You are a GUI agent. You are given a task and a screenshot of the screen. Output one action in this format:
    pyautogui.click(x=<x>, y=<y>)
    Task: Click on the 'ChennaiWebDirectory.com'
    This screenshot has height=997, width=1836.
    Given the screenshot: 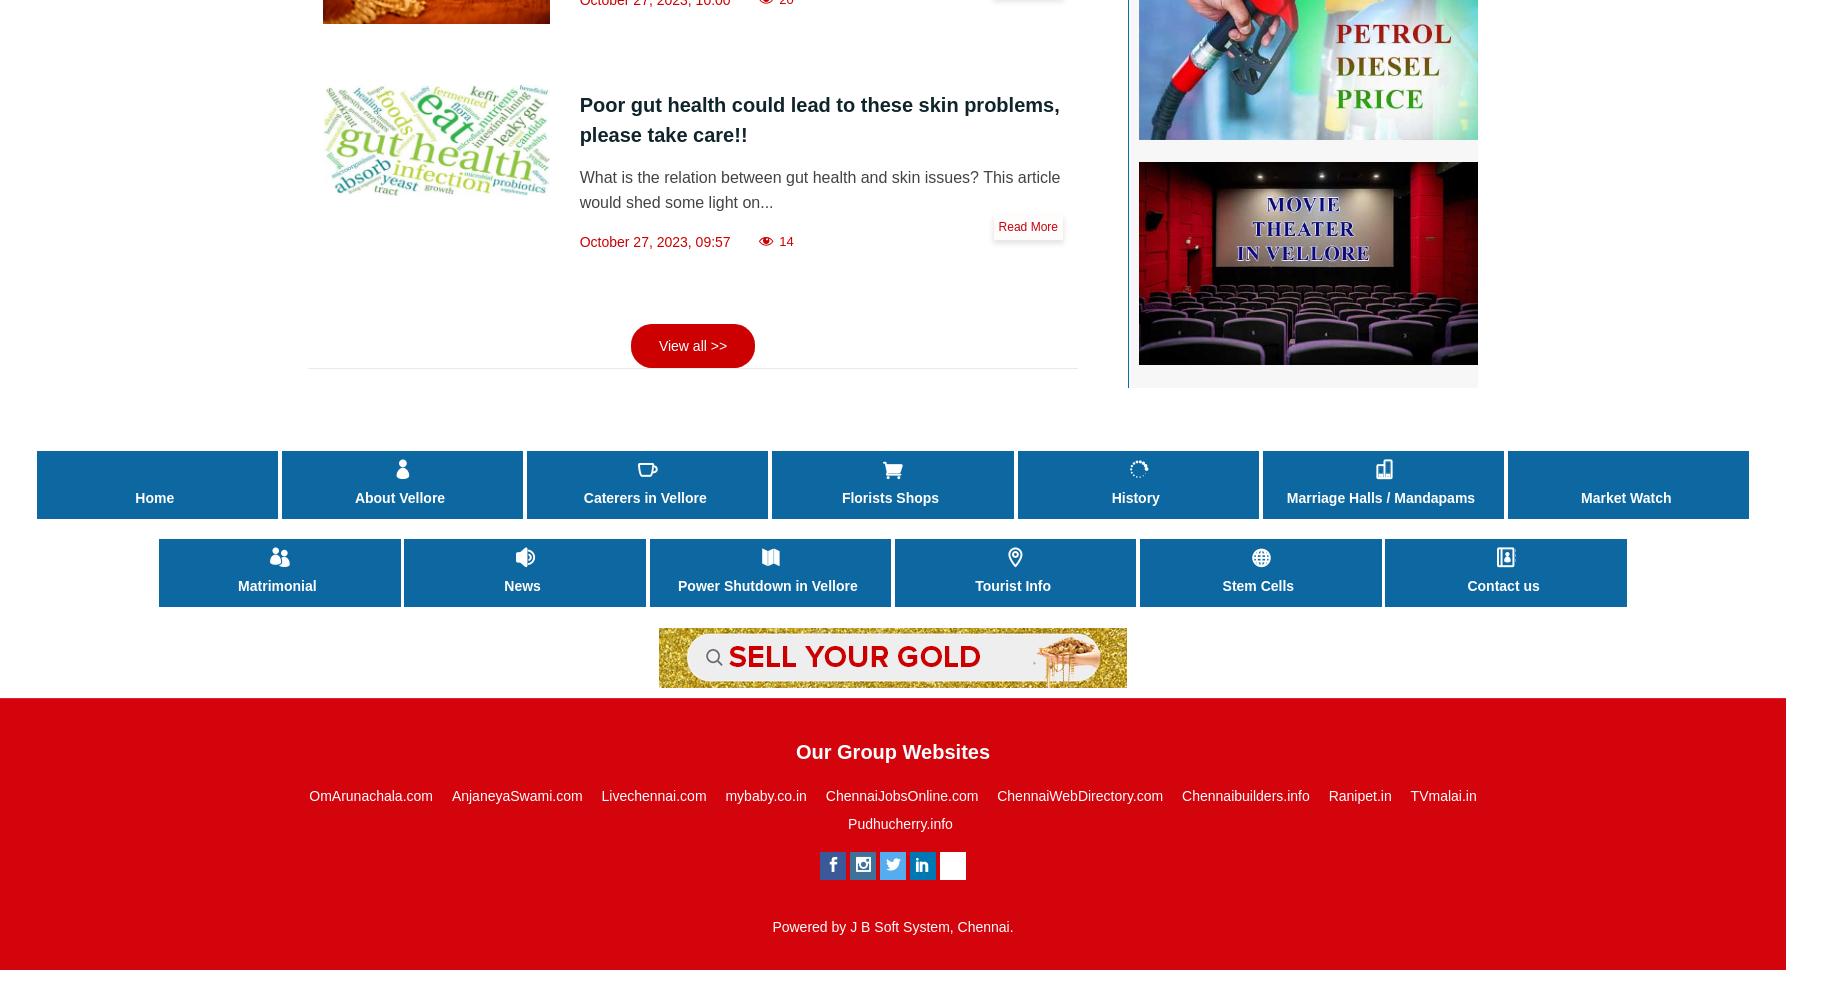 What is the action you would take?
    pyautogui.click(x=1079, y=795)
    